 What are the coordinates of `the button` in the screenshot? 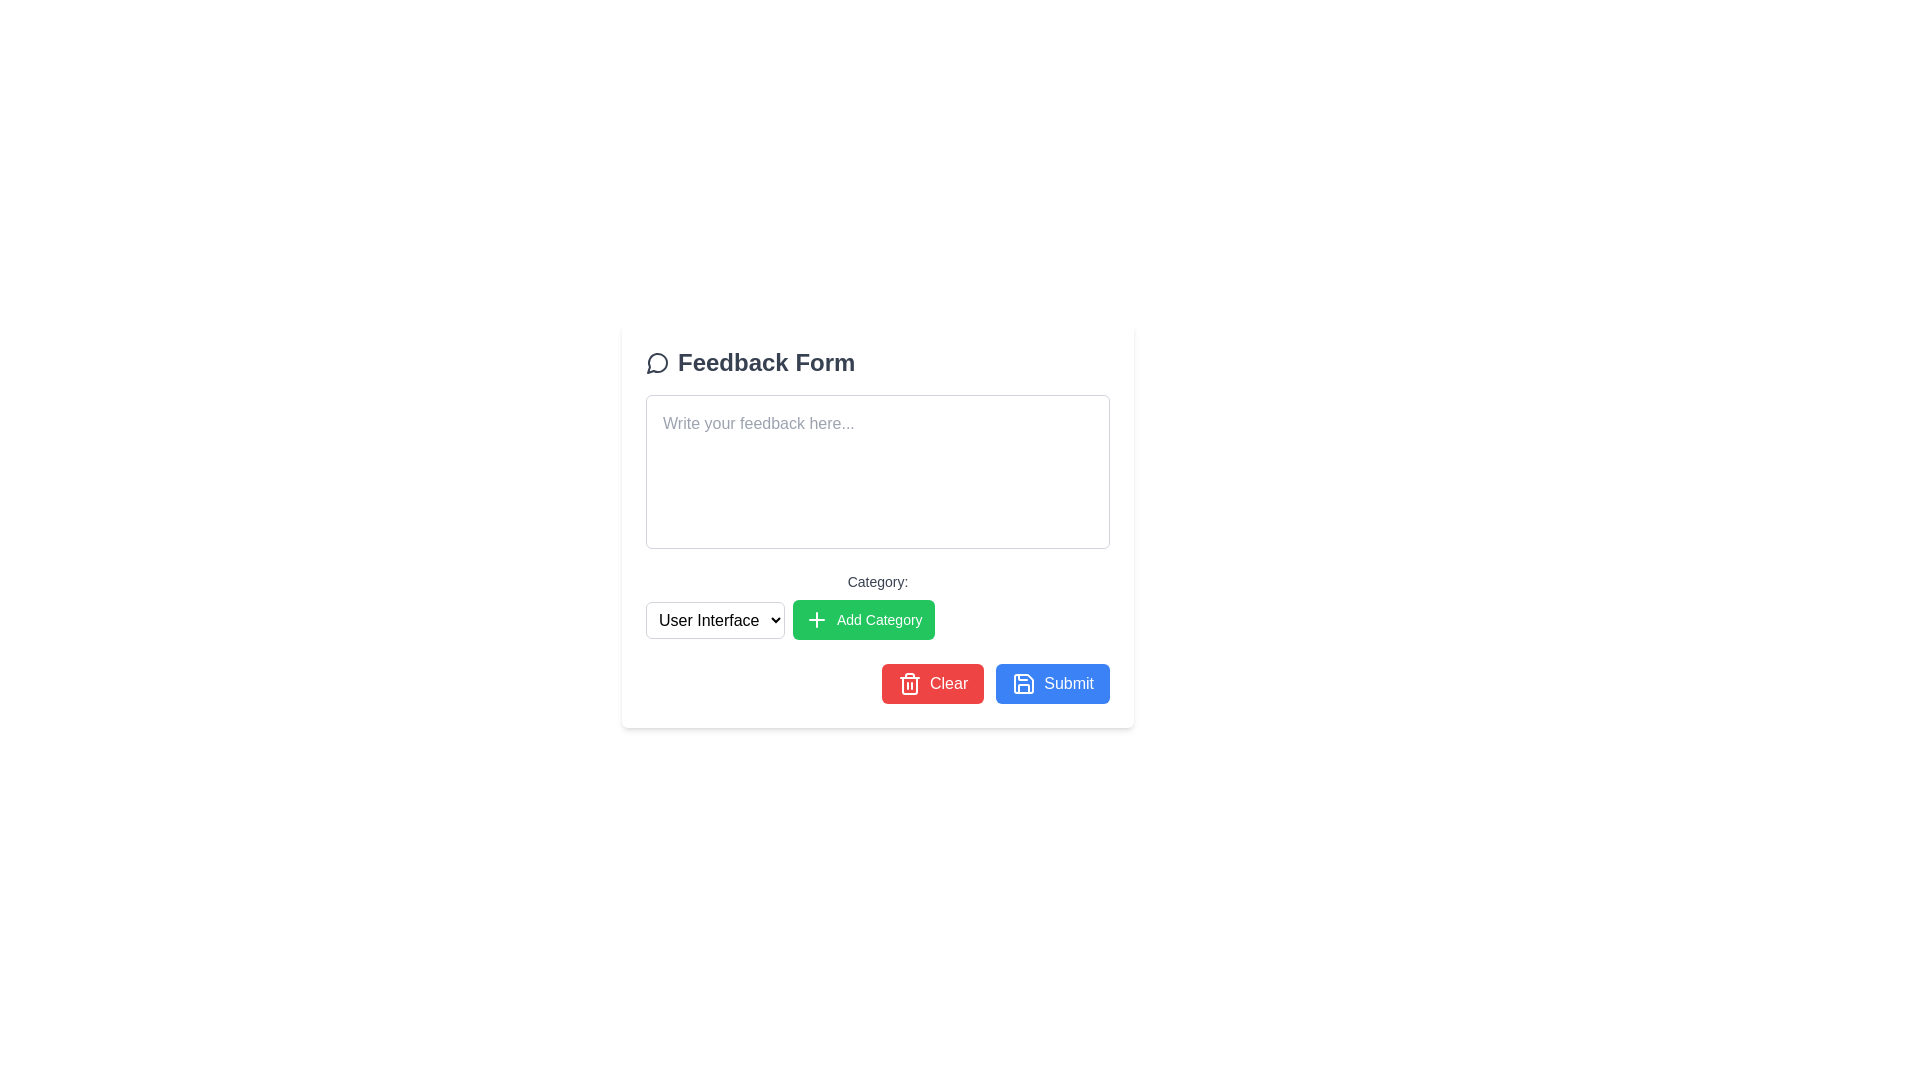 It's located at (863, 619).